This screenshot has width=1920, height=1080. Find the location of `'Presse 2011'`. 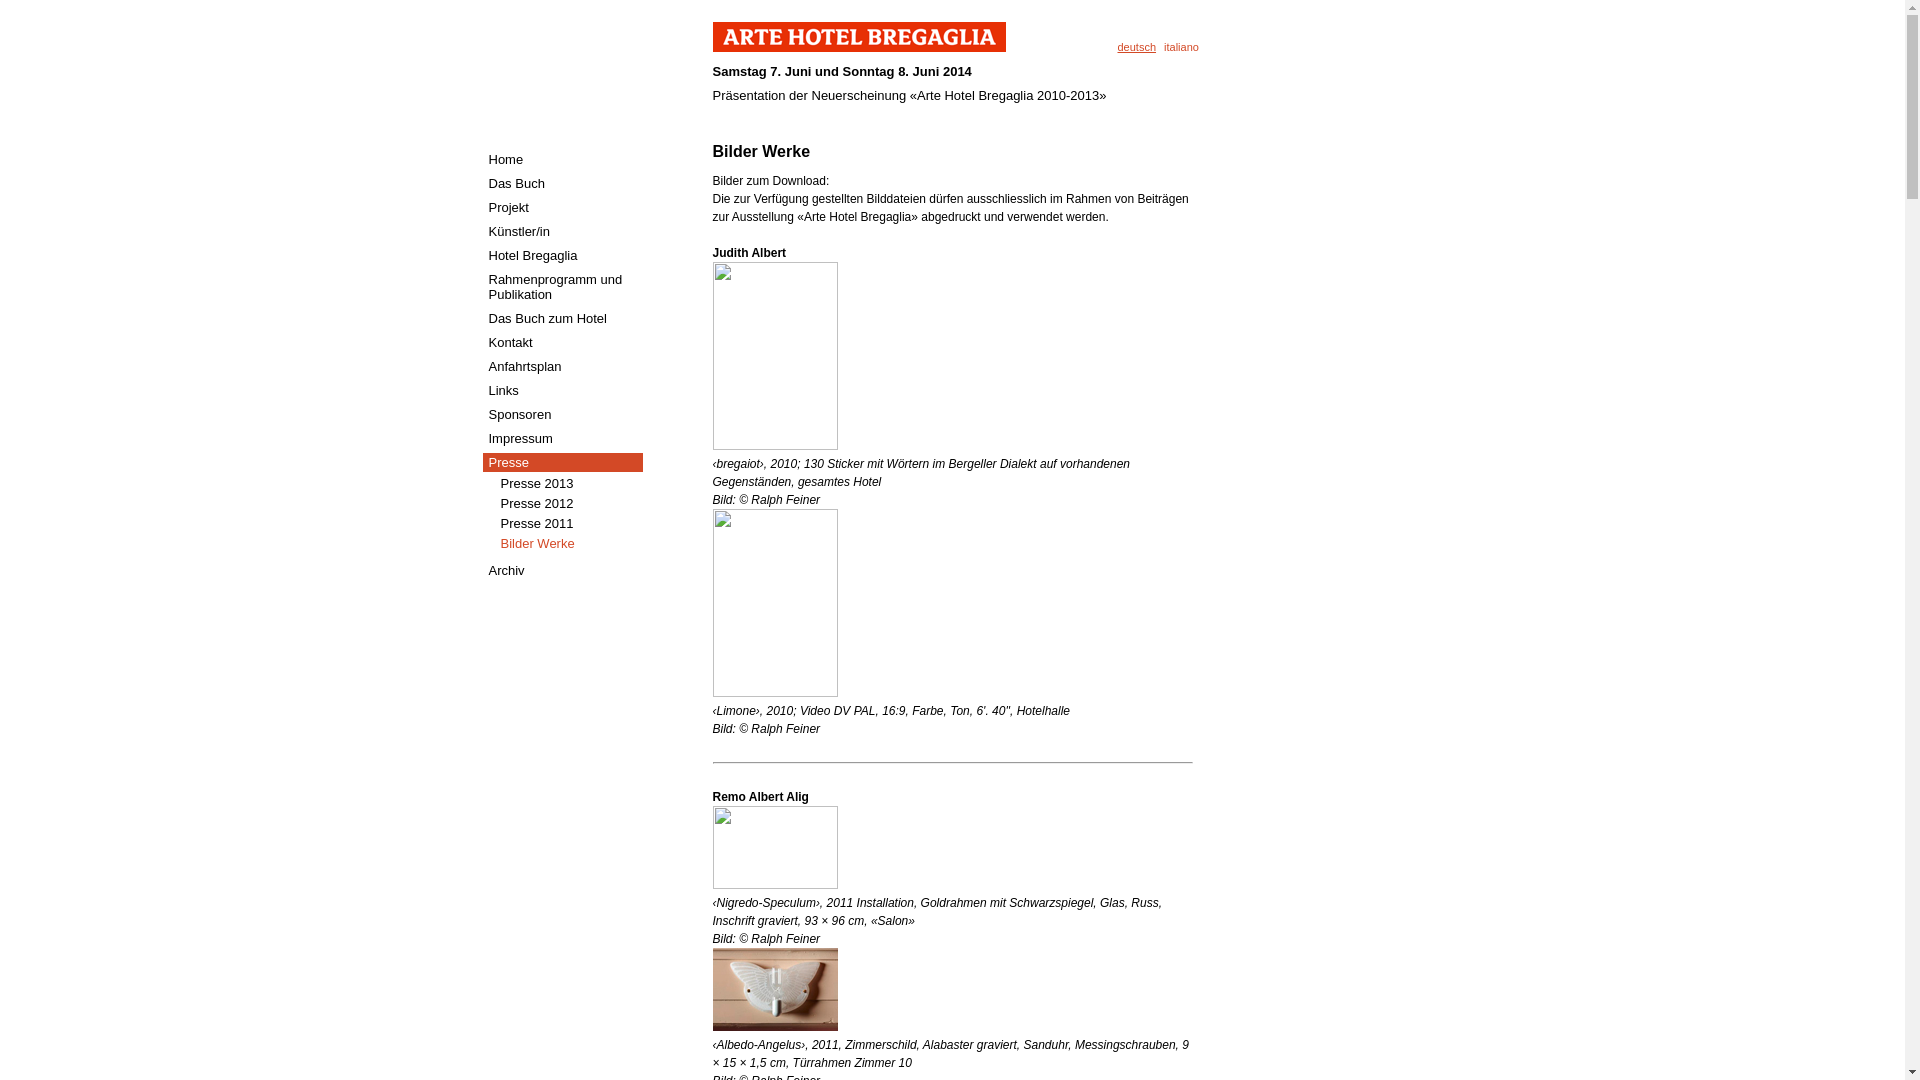

'Presse 2011' is located at coordinates (481, 522).